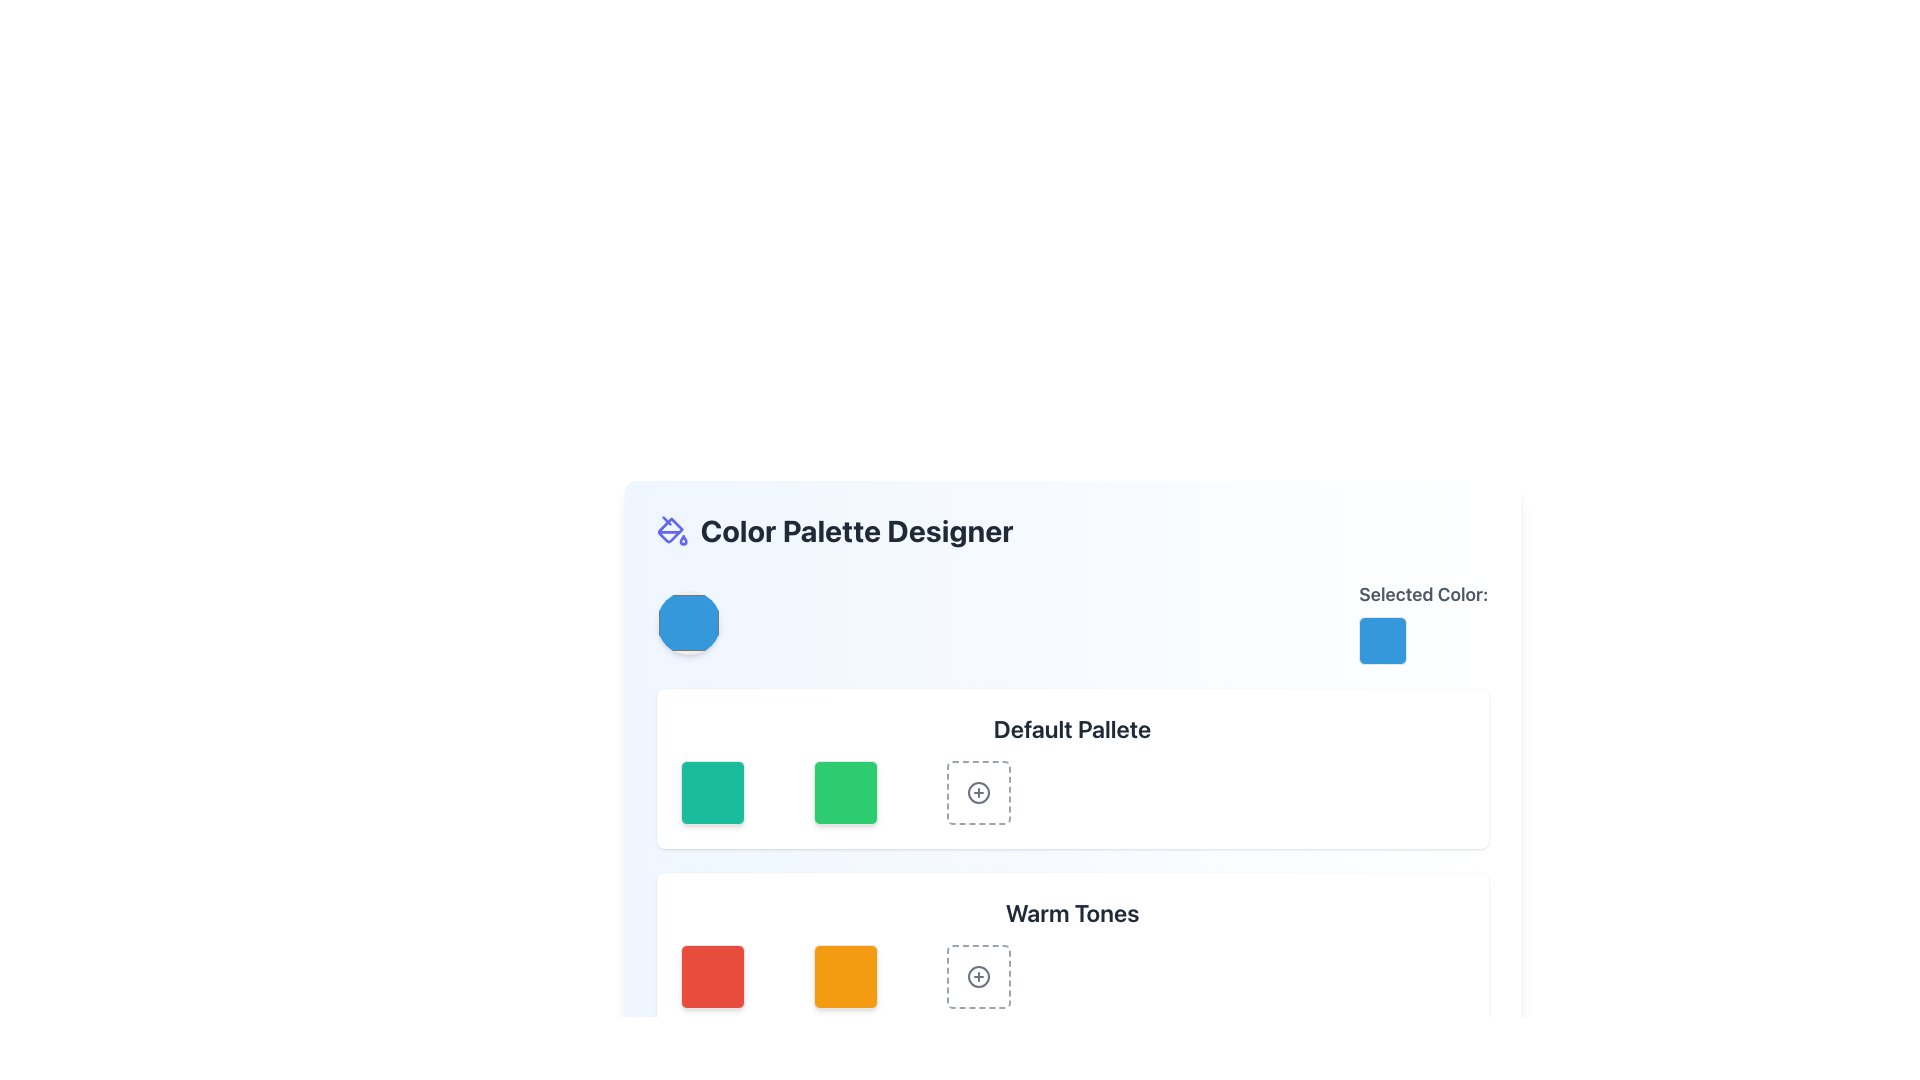 The image size is (1920, 1080). What do you see at coordinates (845, 792) in the screenshot?
I see `the second square color selector item in the 'Default Palette' row` at bounding box center [845, 792].